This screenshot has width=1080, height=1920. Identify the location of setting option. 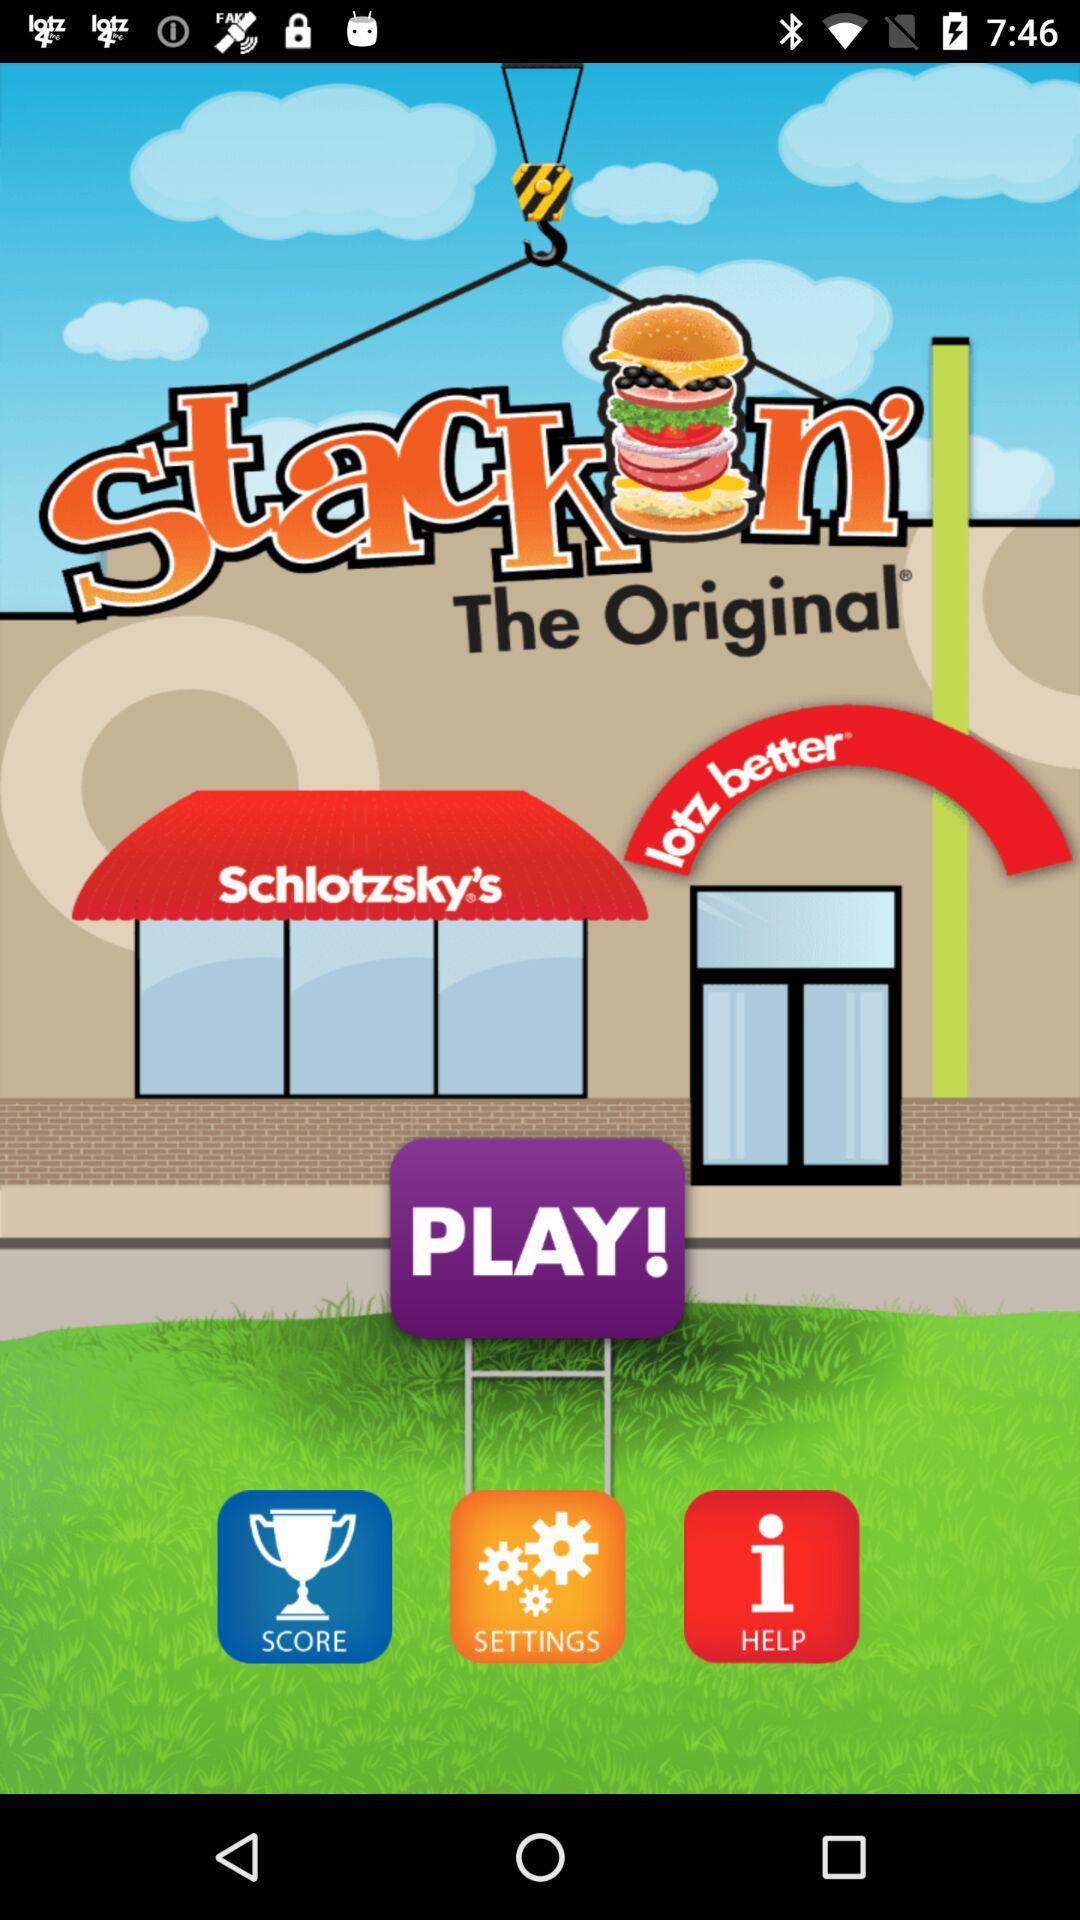
(537, 1575).